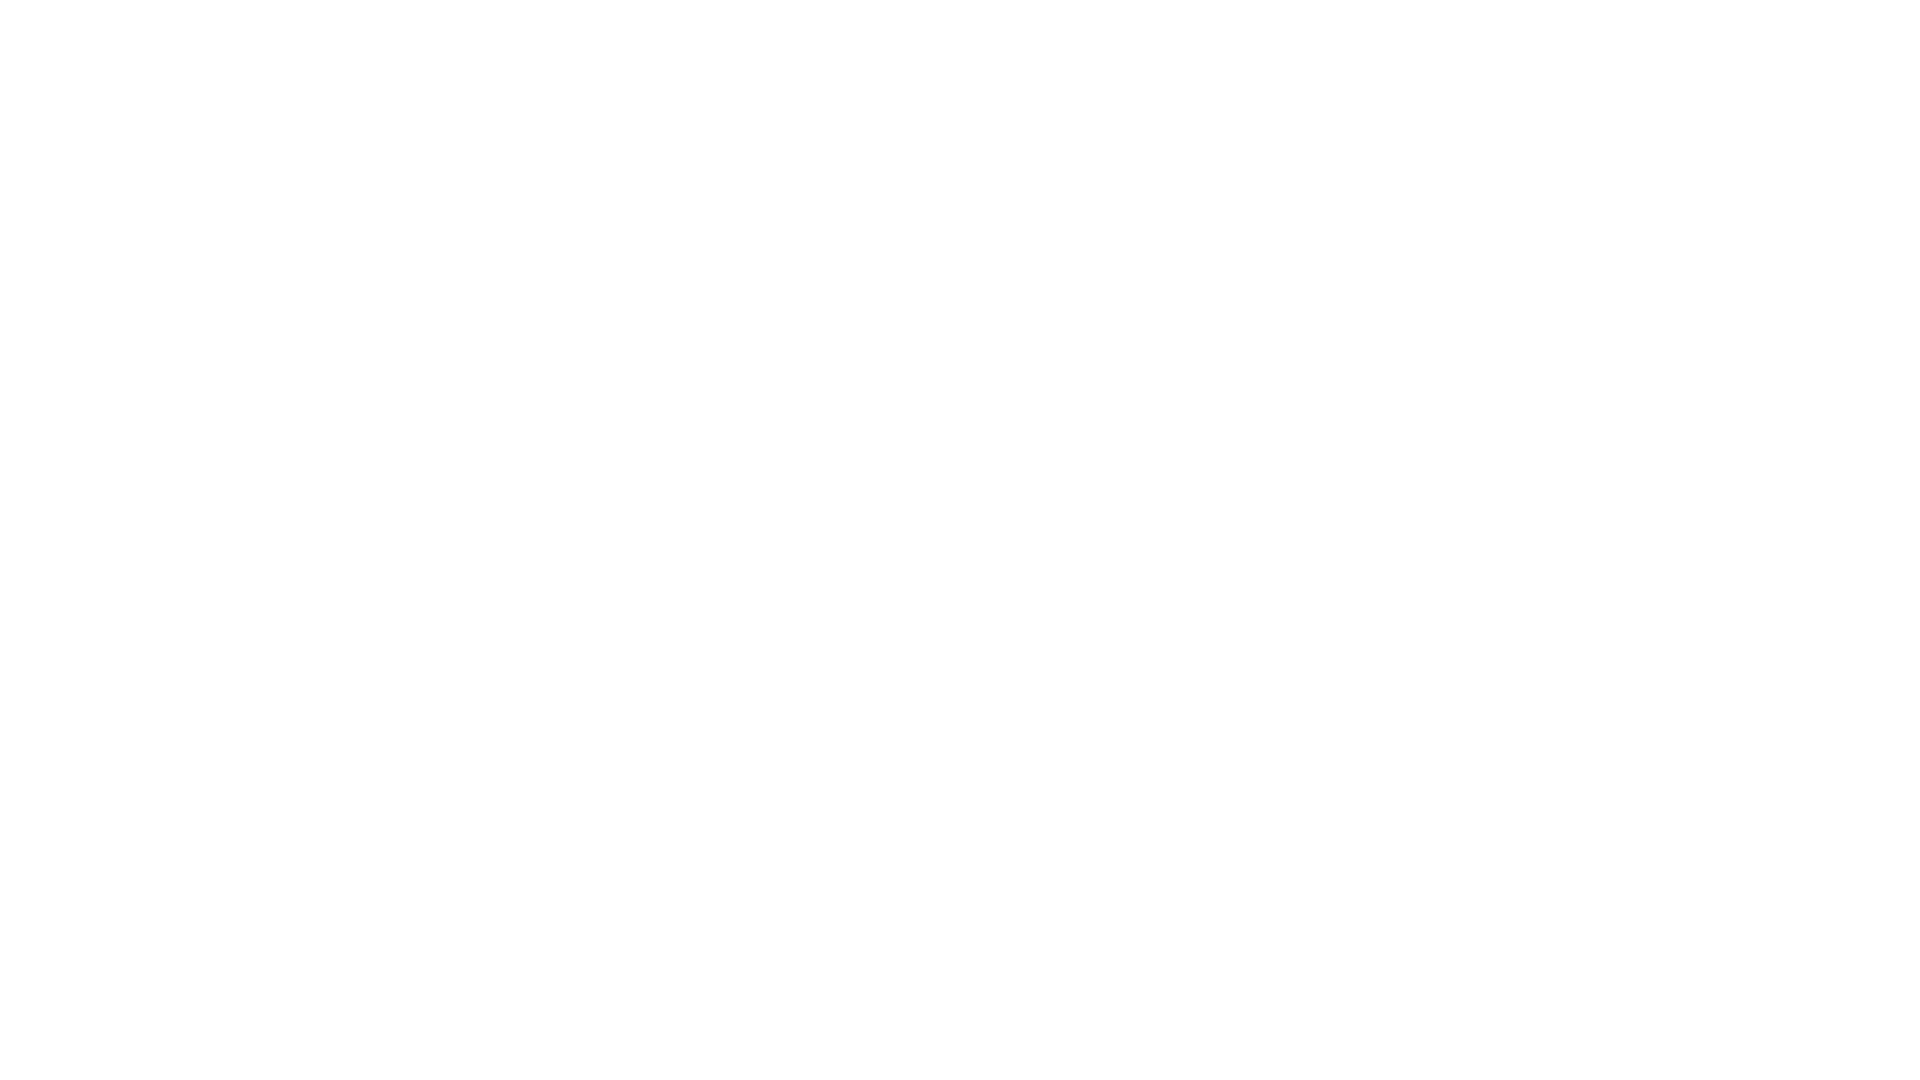  Describe the element at coordinates (960, 30) in the screenshot. I see `Search Search` at that location.